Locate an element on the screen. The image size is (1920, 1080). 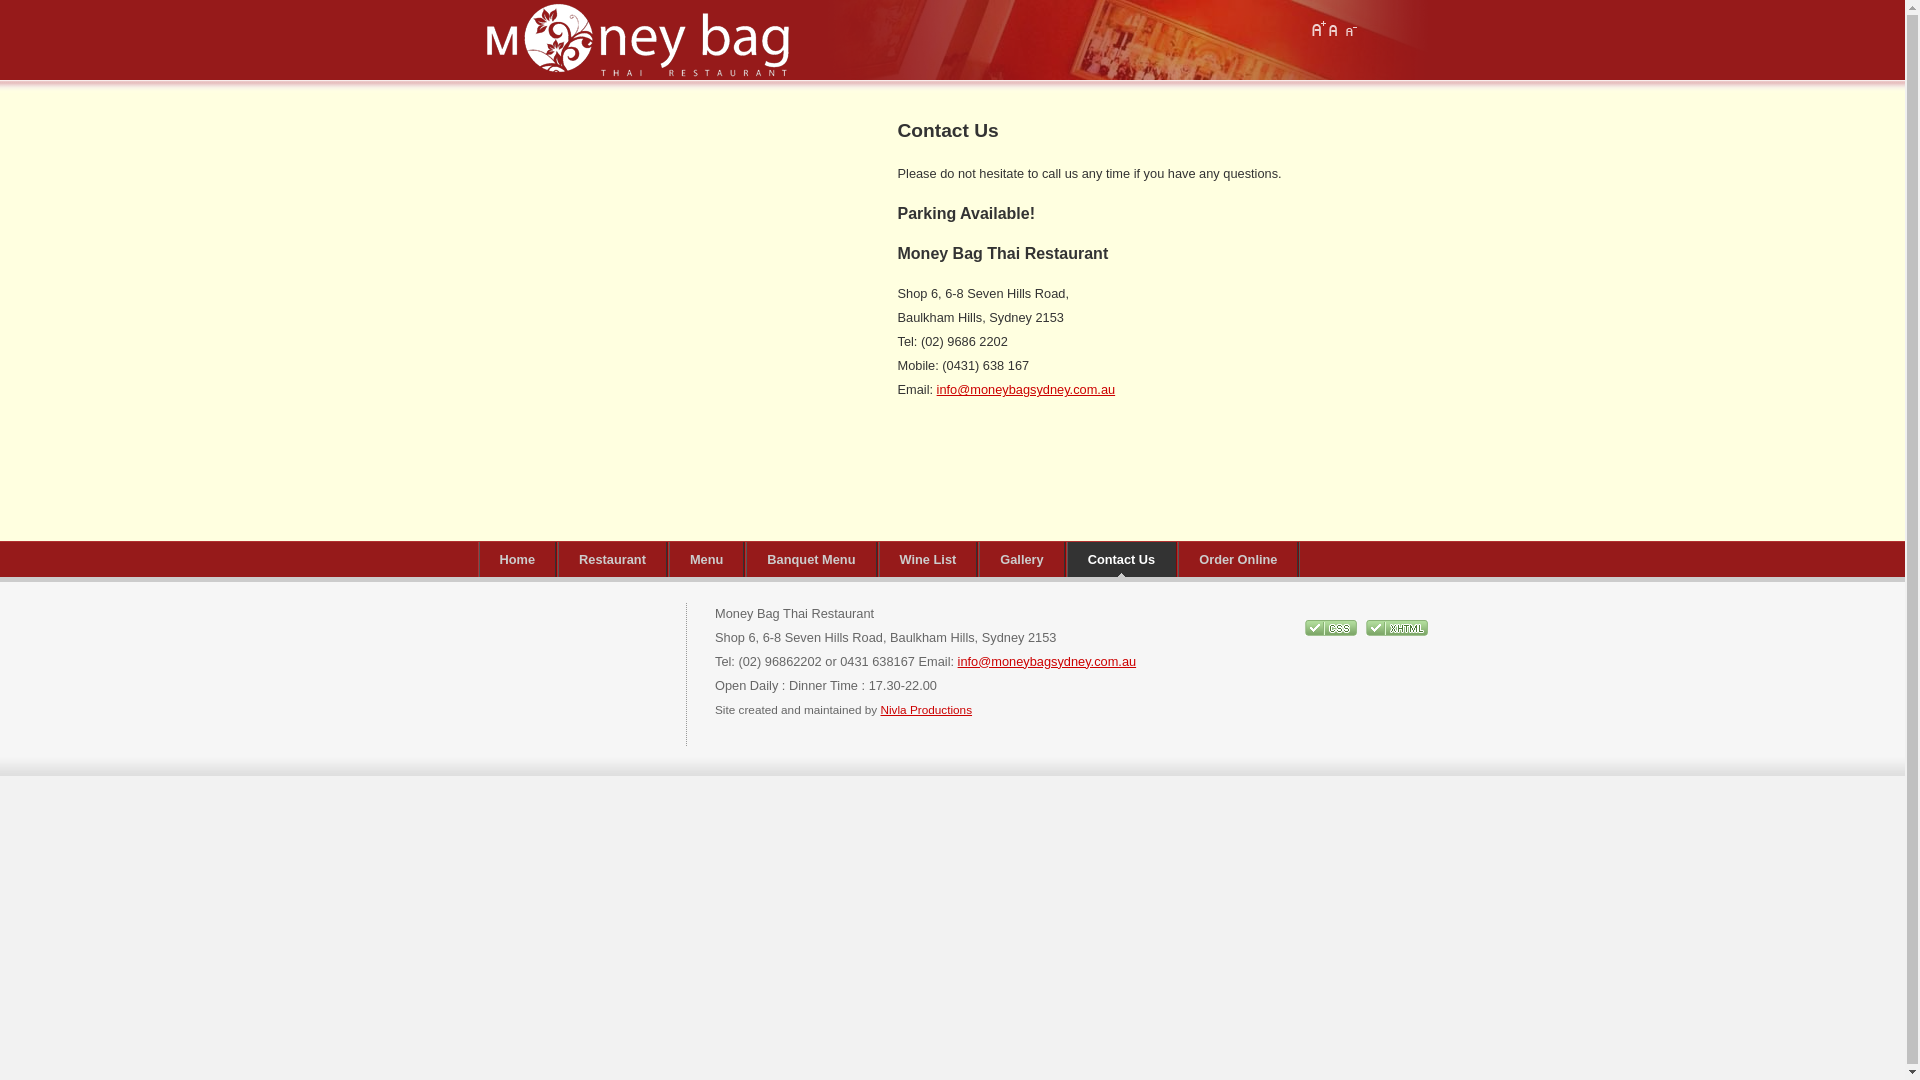
'CSS Validity' is located at coordinates (1332, 631).